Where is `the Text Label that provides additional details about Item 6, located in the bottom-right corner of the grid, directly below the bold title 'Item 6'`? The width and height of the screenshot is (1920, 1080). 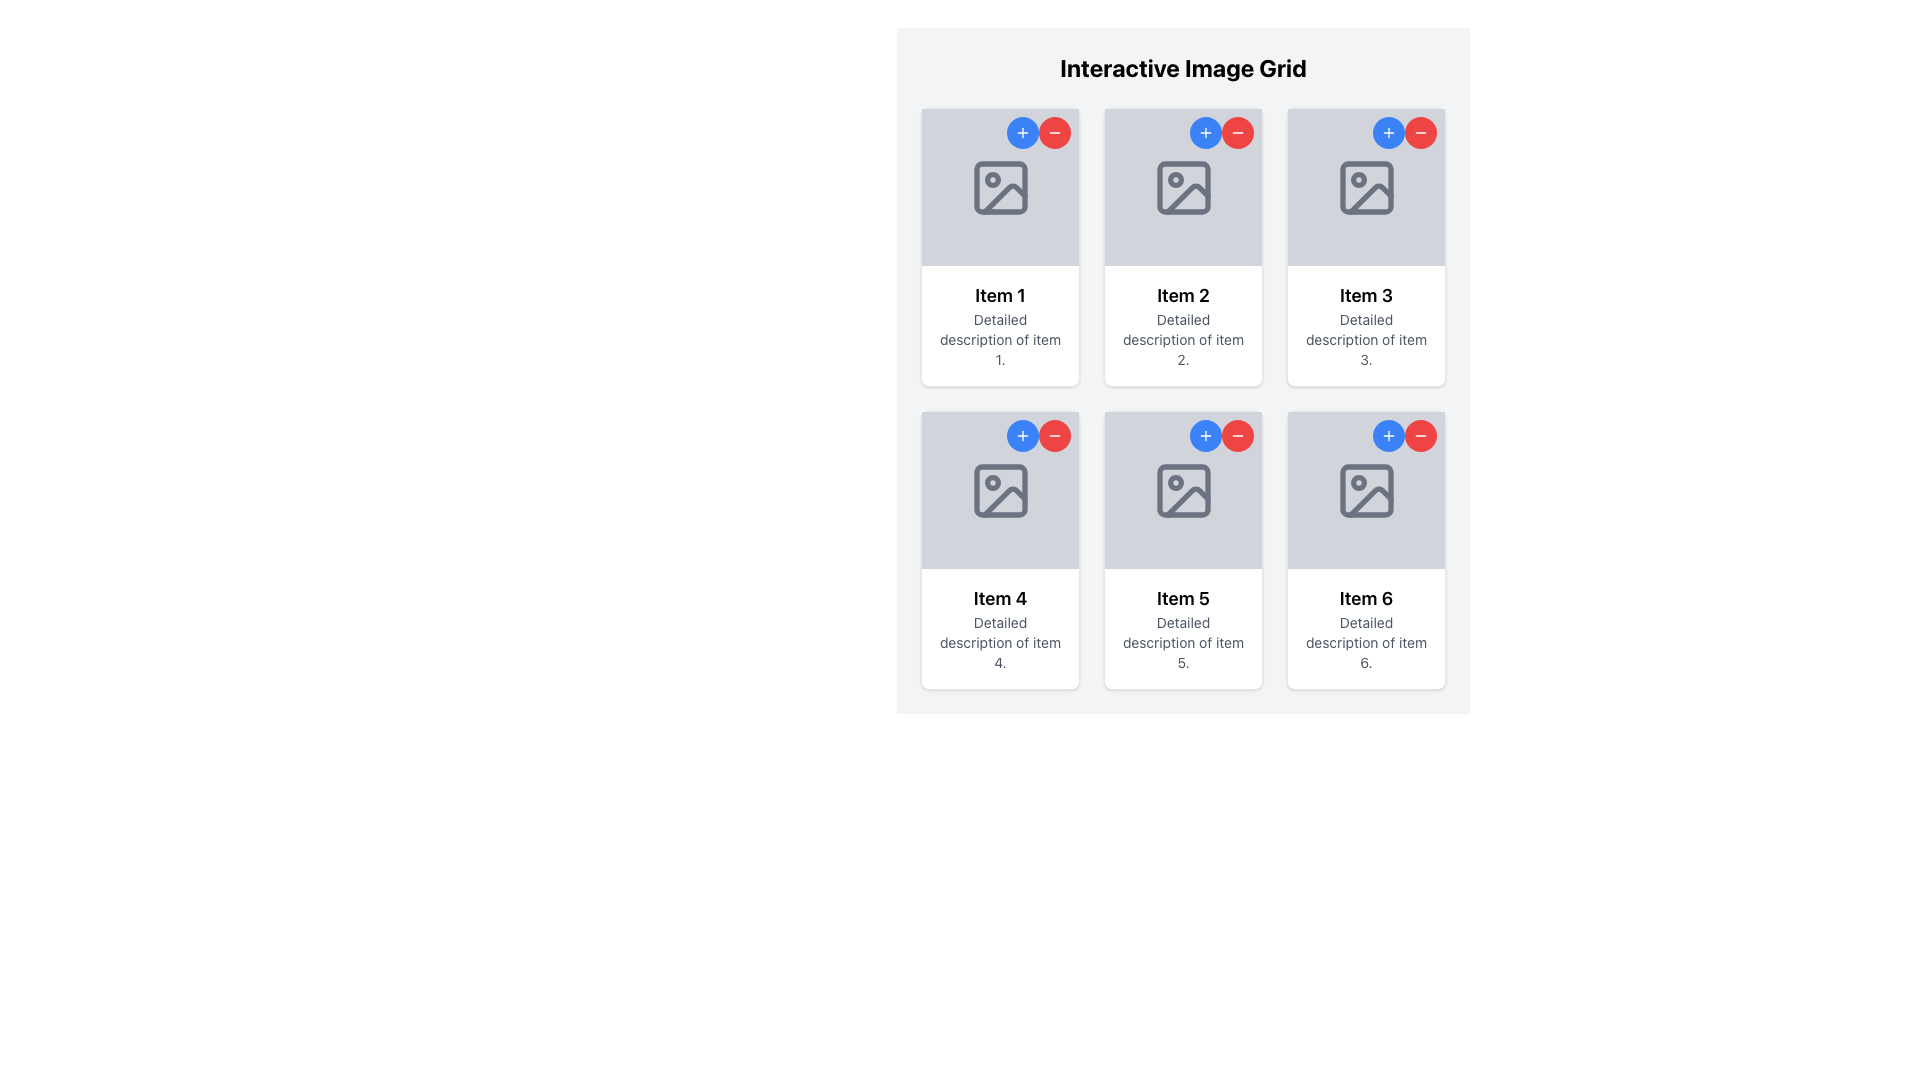 the Text Label that provides additional details about Item 6, located in the bottom-right corner of the grid, directly below the bold title 'Item 6' is located at coordinates (1365, 643).